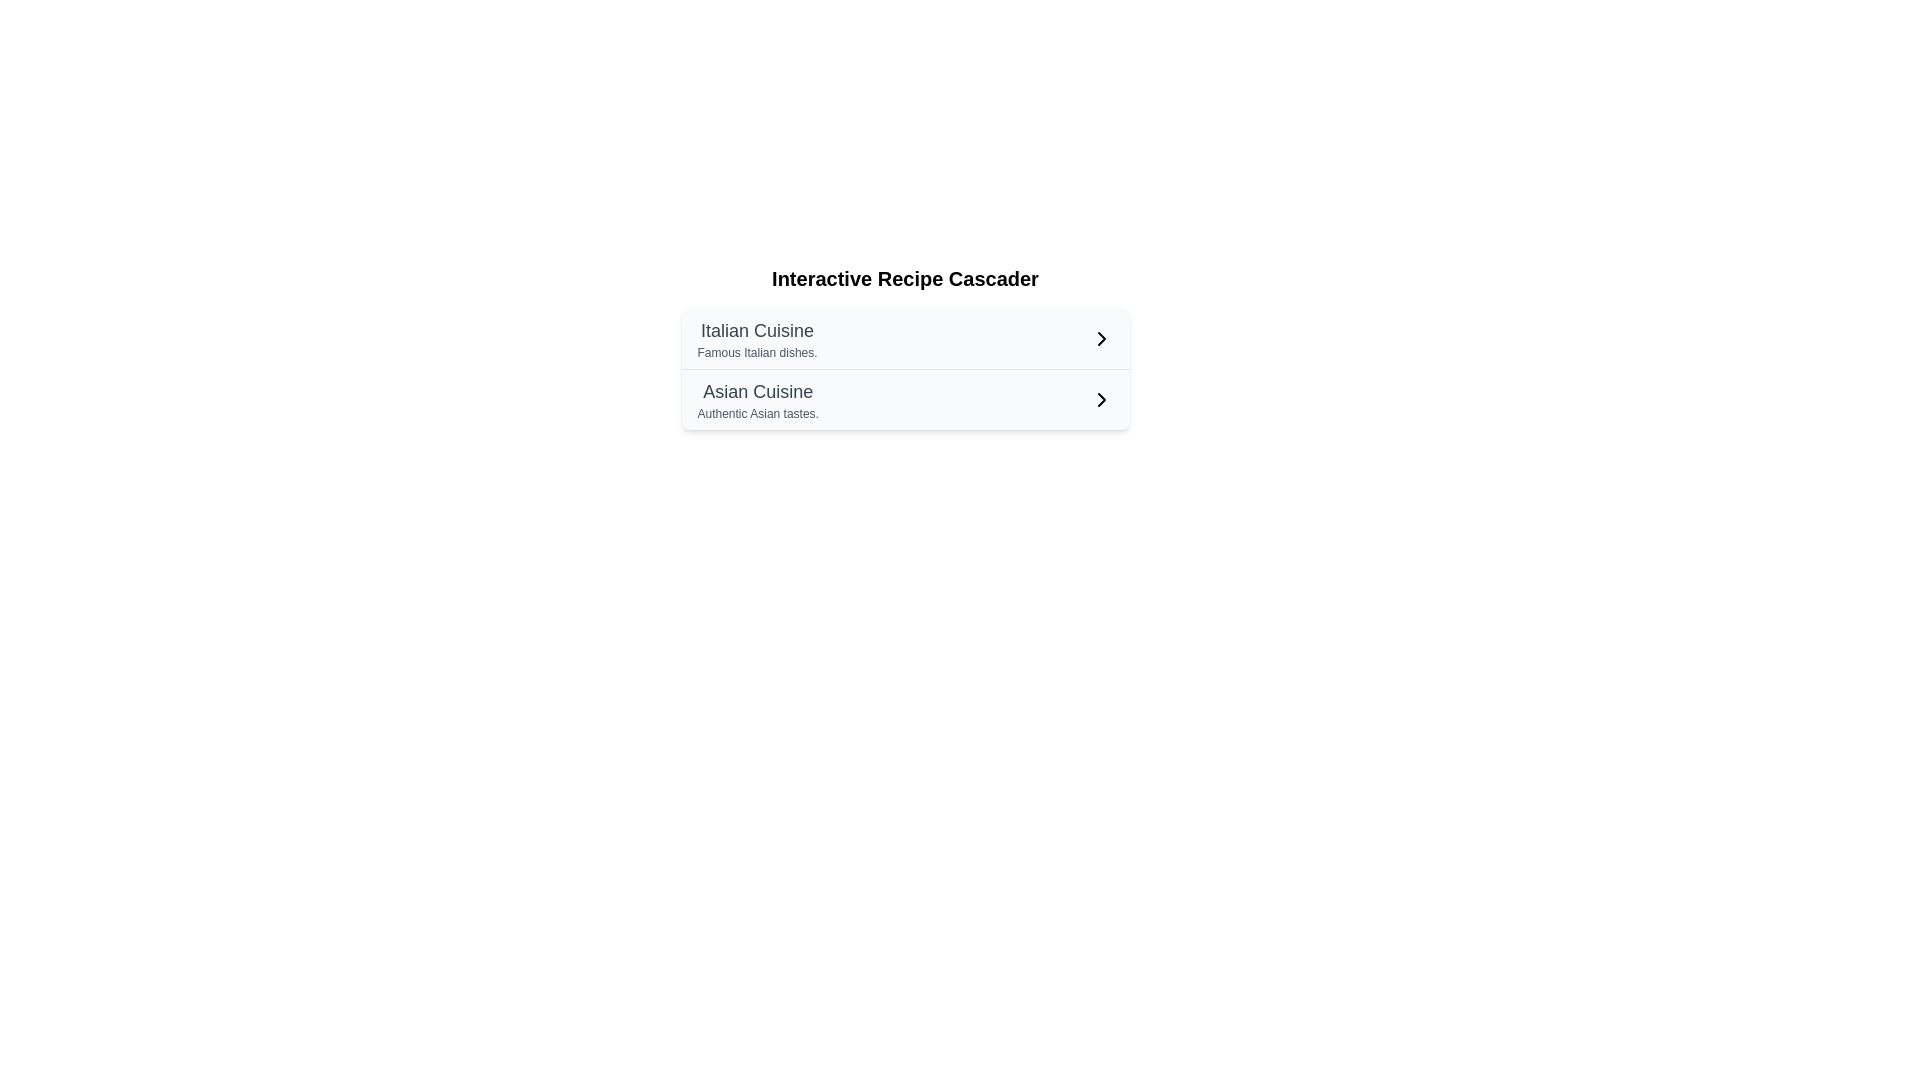 This screenshot has height=1080, width=1920. Describe the element at coordinates (1100, 338) in the screenshot. I see `the chevron icon pointing to the right, which is located to the right of the text 'Italian Cuisine' in the first row of a two-row list` at that location.